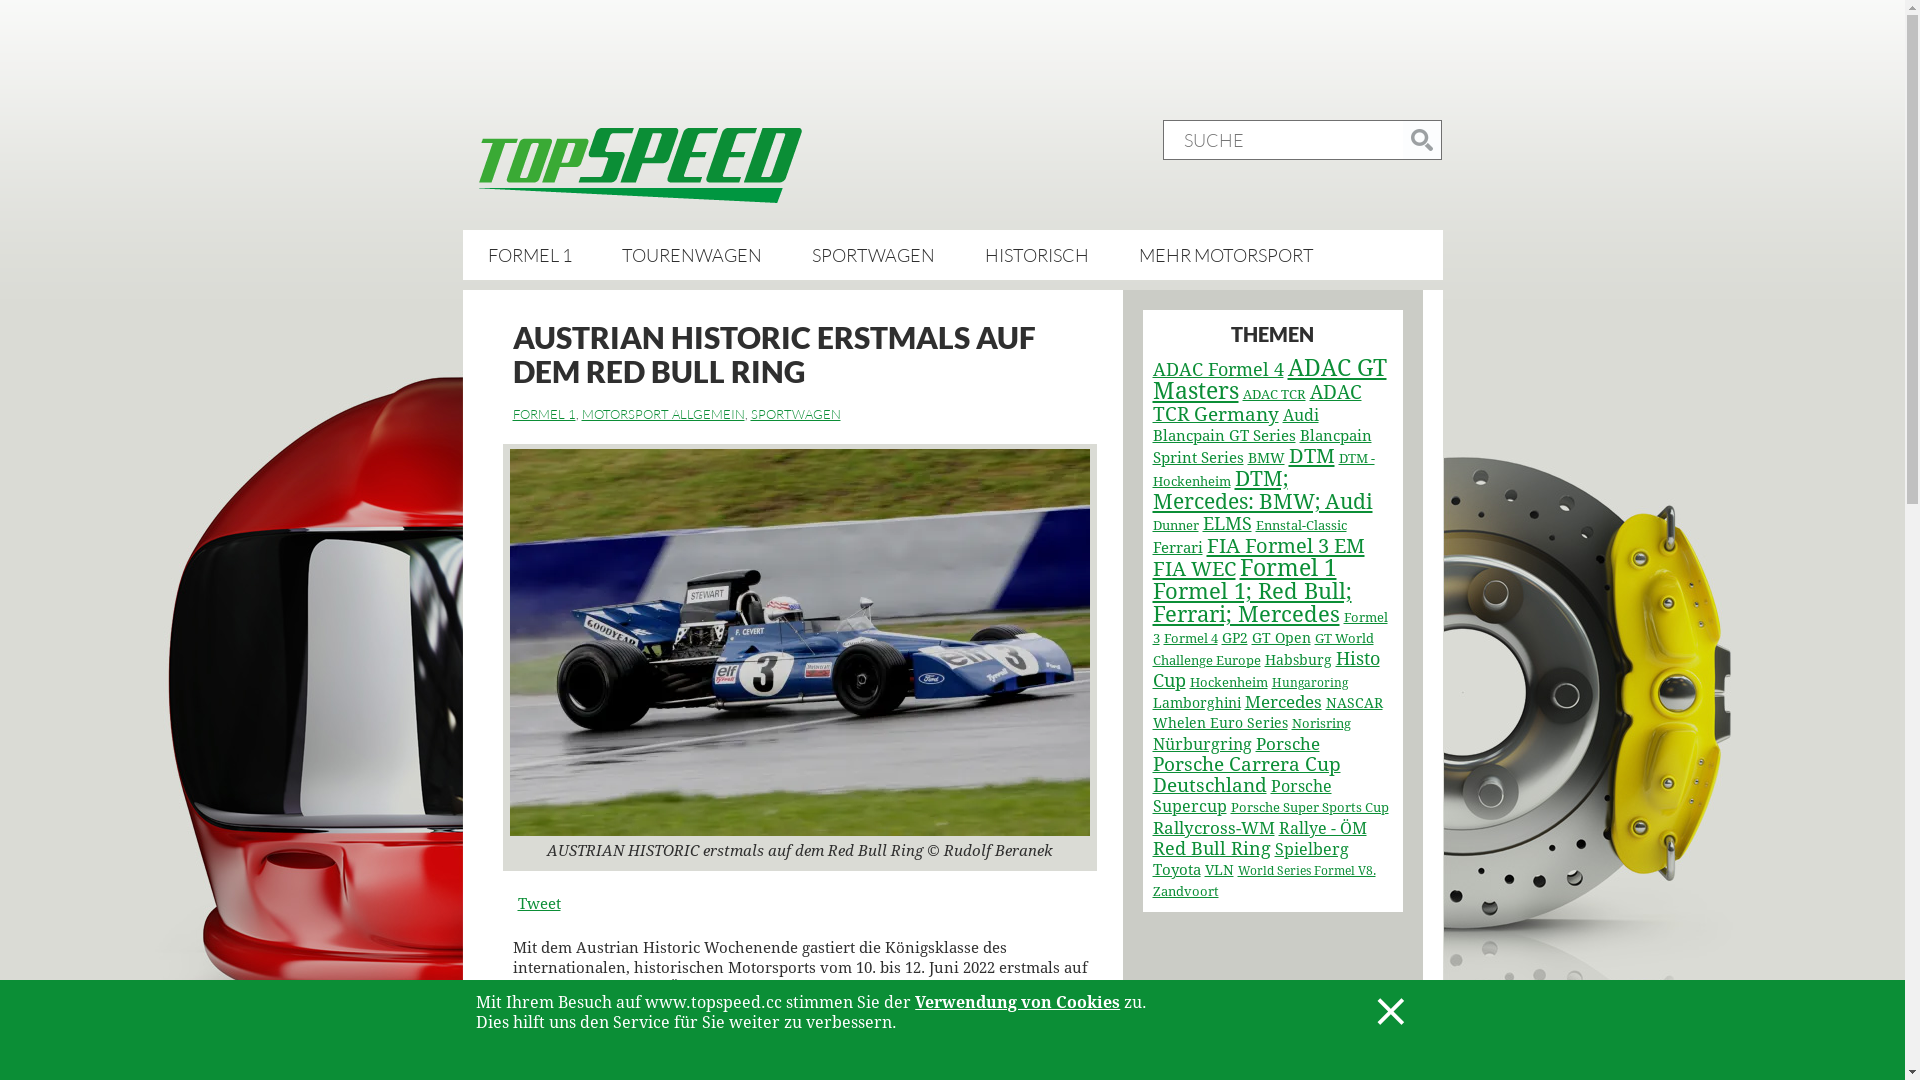  I want to click on 'MEHR MOTORSPORT', so click(1224, 253).